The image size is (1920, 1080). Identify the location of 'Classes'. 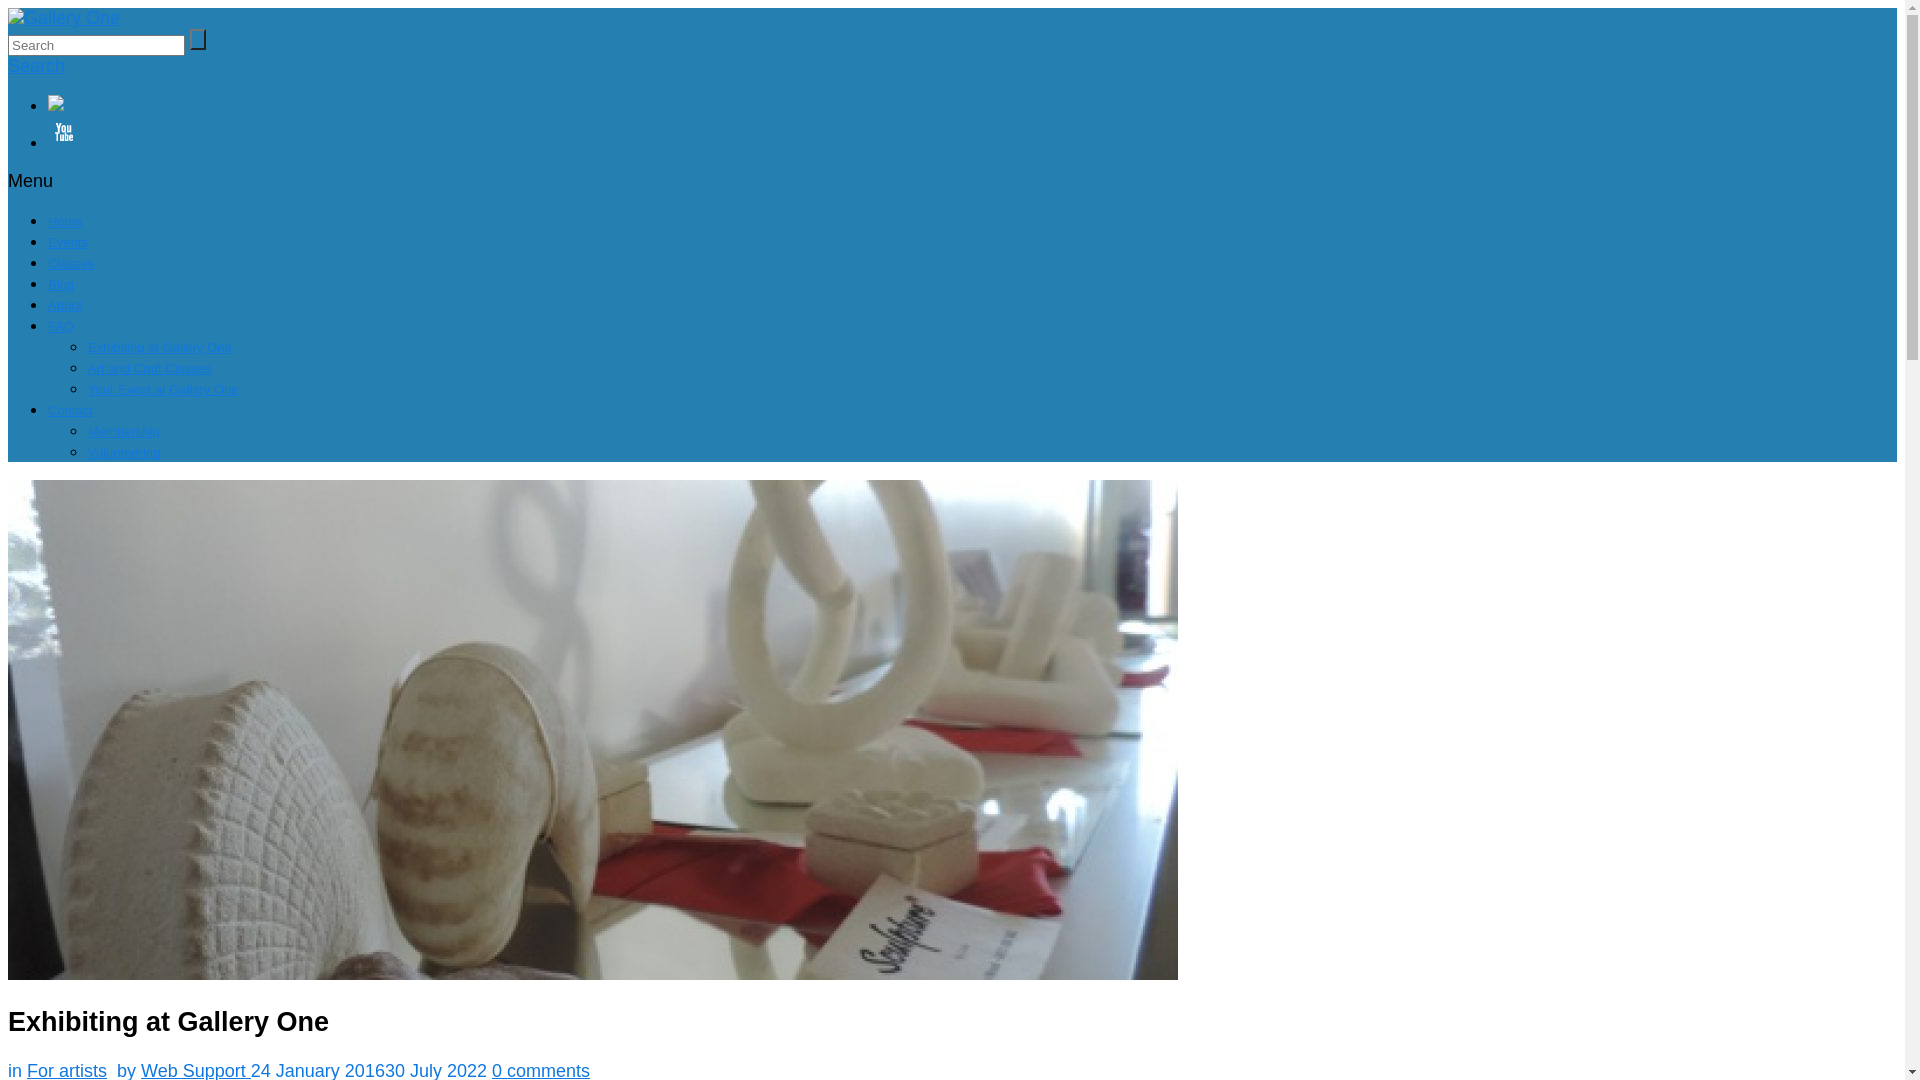
(71, 262).